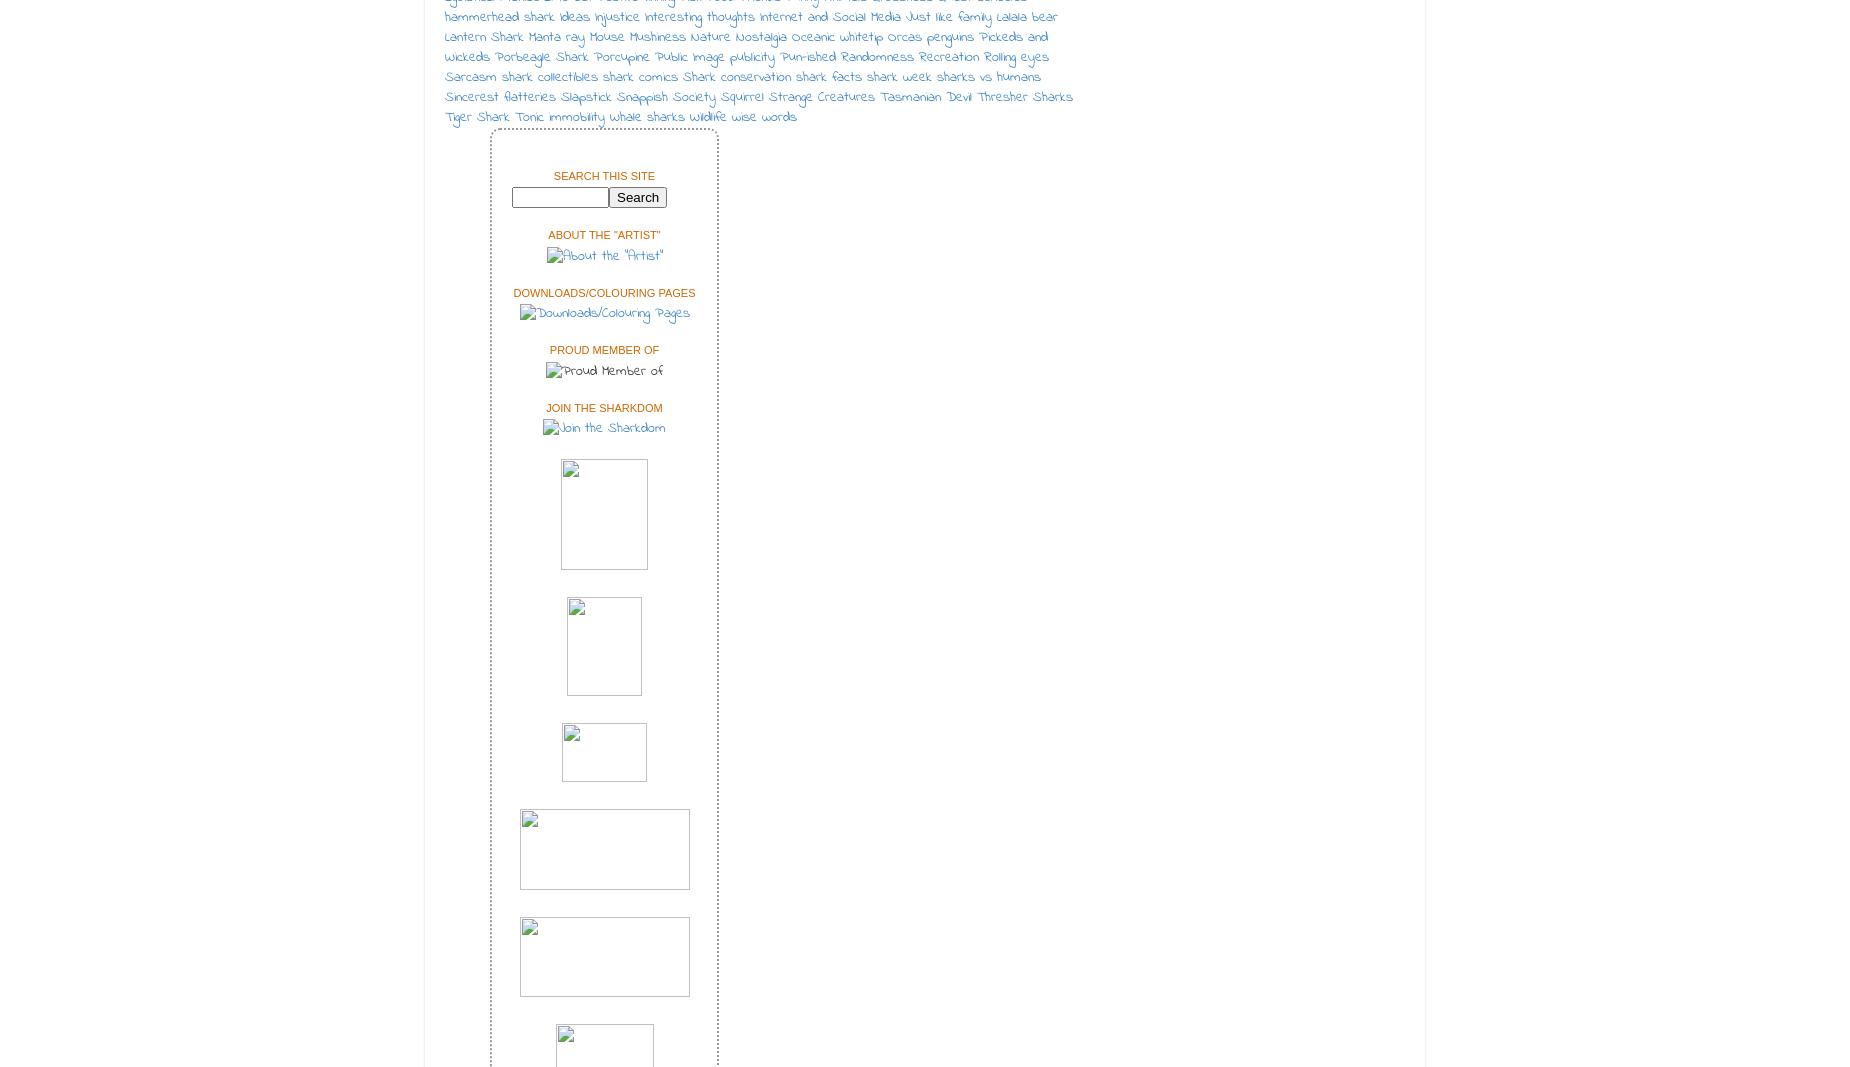  Describe the element at coordinates (694, 95) in the screenshot. I see `'Society'` at that location.